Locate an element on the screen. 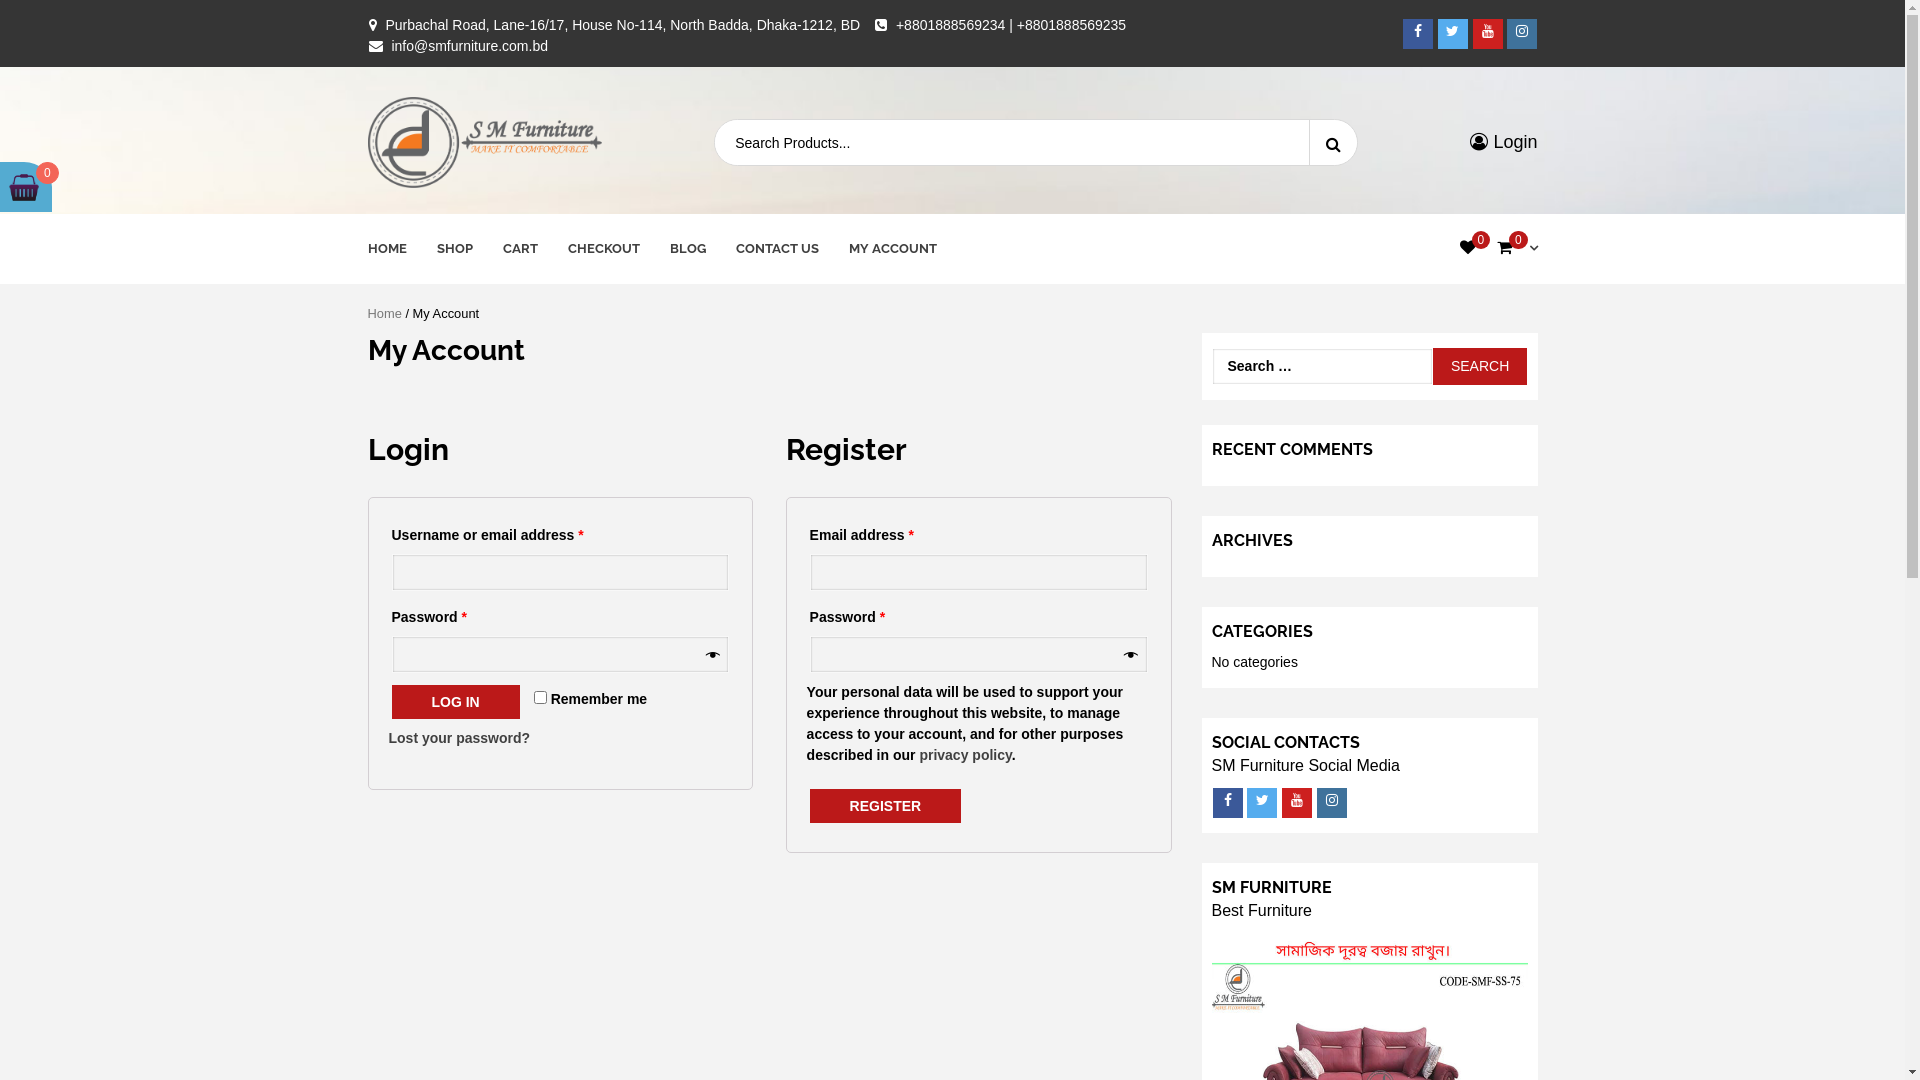 This screenshot has height=1080, width=1920. 'WooCommerce Floating Cart' is located at coordinates (24, 186).